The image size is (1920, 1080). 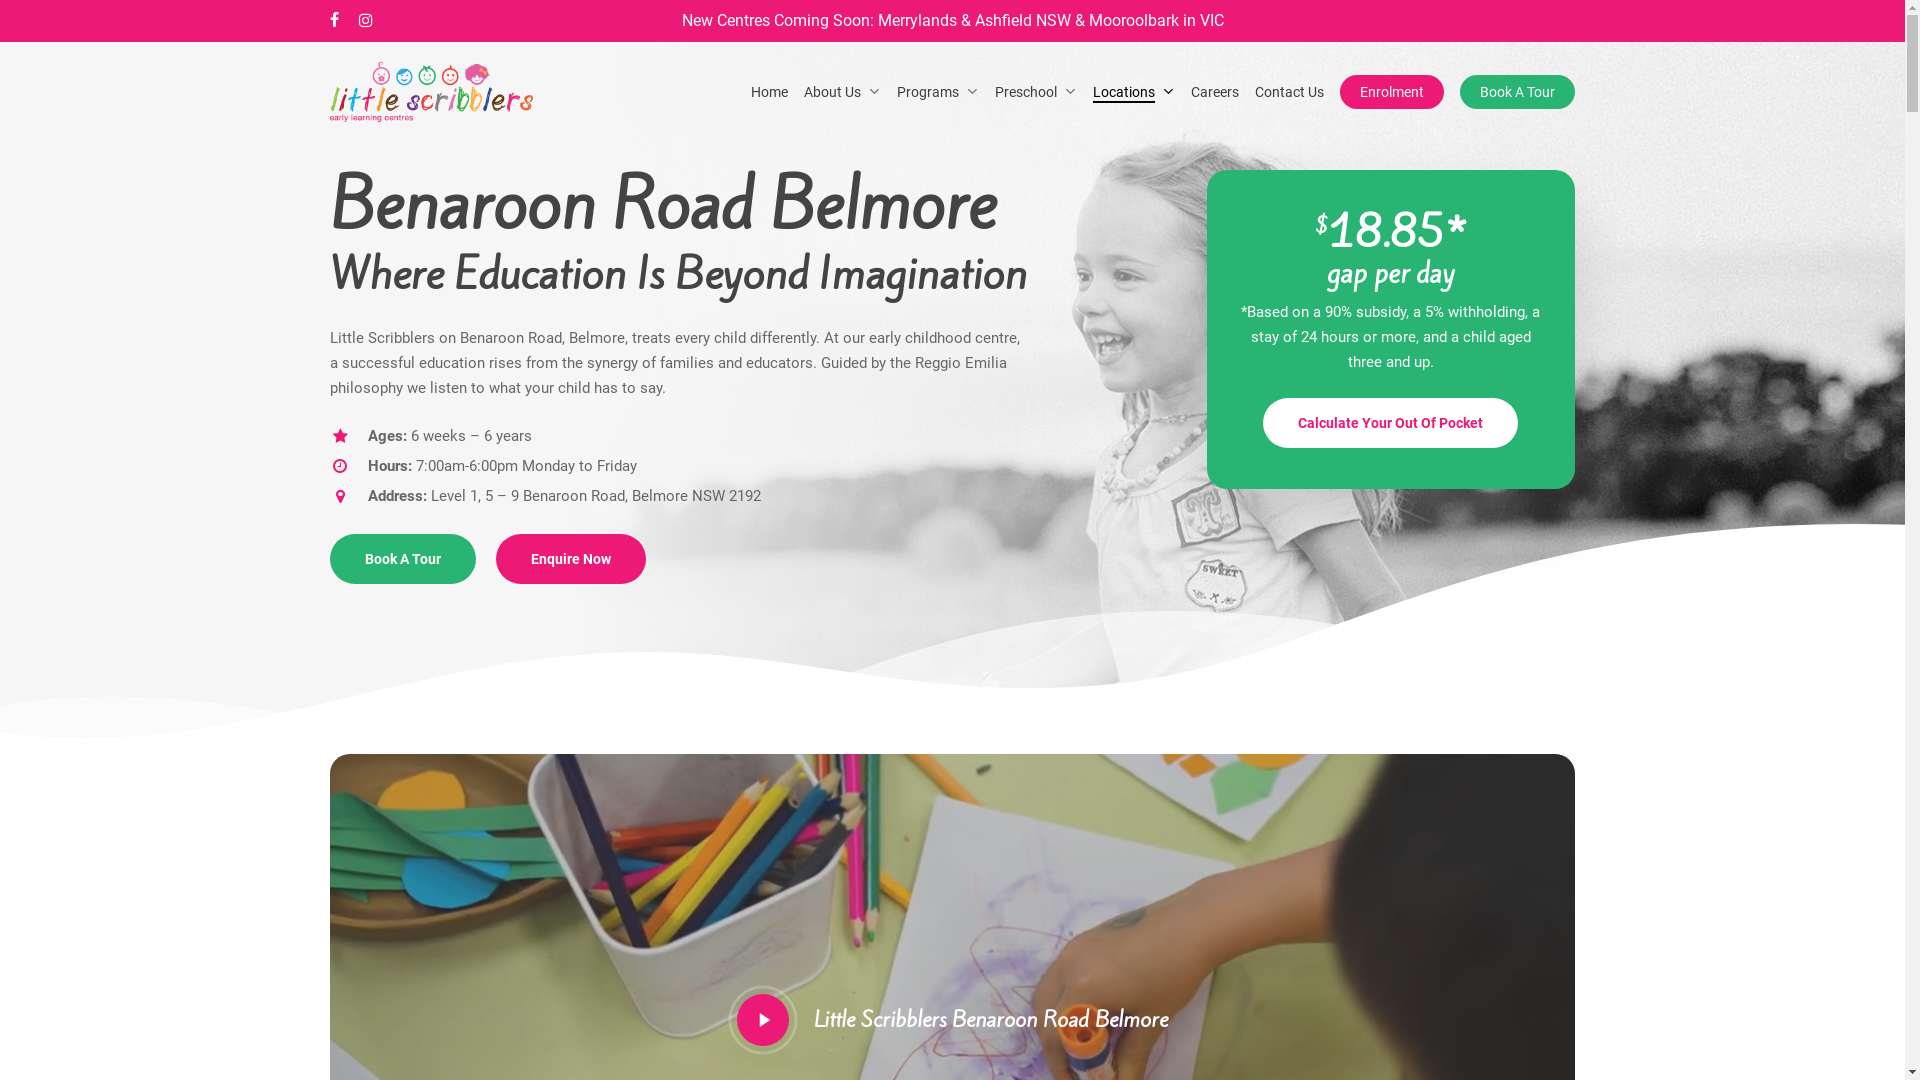 What do you see at coordinates (842, 92) in the screenshot?
I see `'About Us'` at bounding box center [842, 92].